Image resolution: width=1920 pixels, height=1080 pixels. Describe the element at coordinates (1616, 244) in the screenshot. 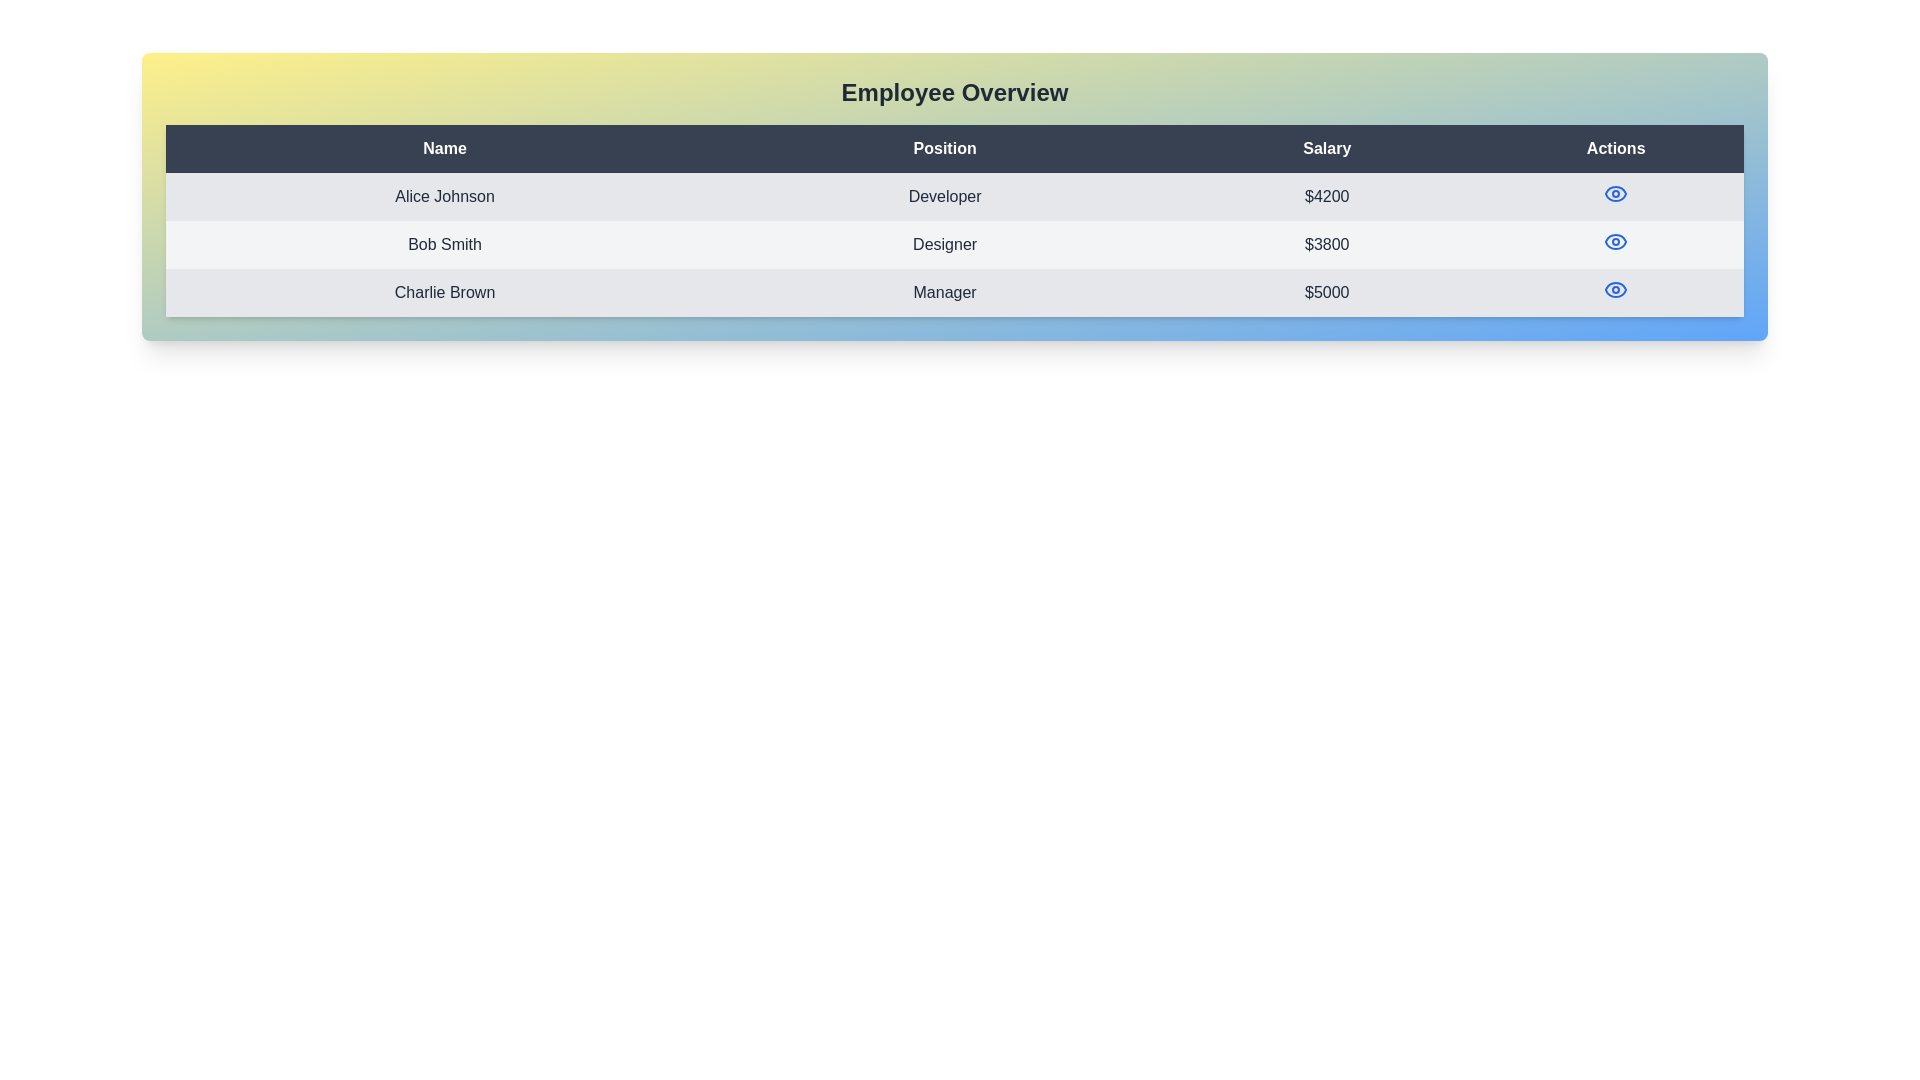

I see `the circular blue eye icon in the 'Actions' column of the 'Employee Overview' section for the row labeled 'Bob Smith'` at that location.